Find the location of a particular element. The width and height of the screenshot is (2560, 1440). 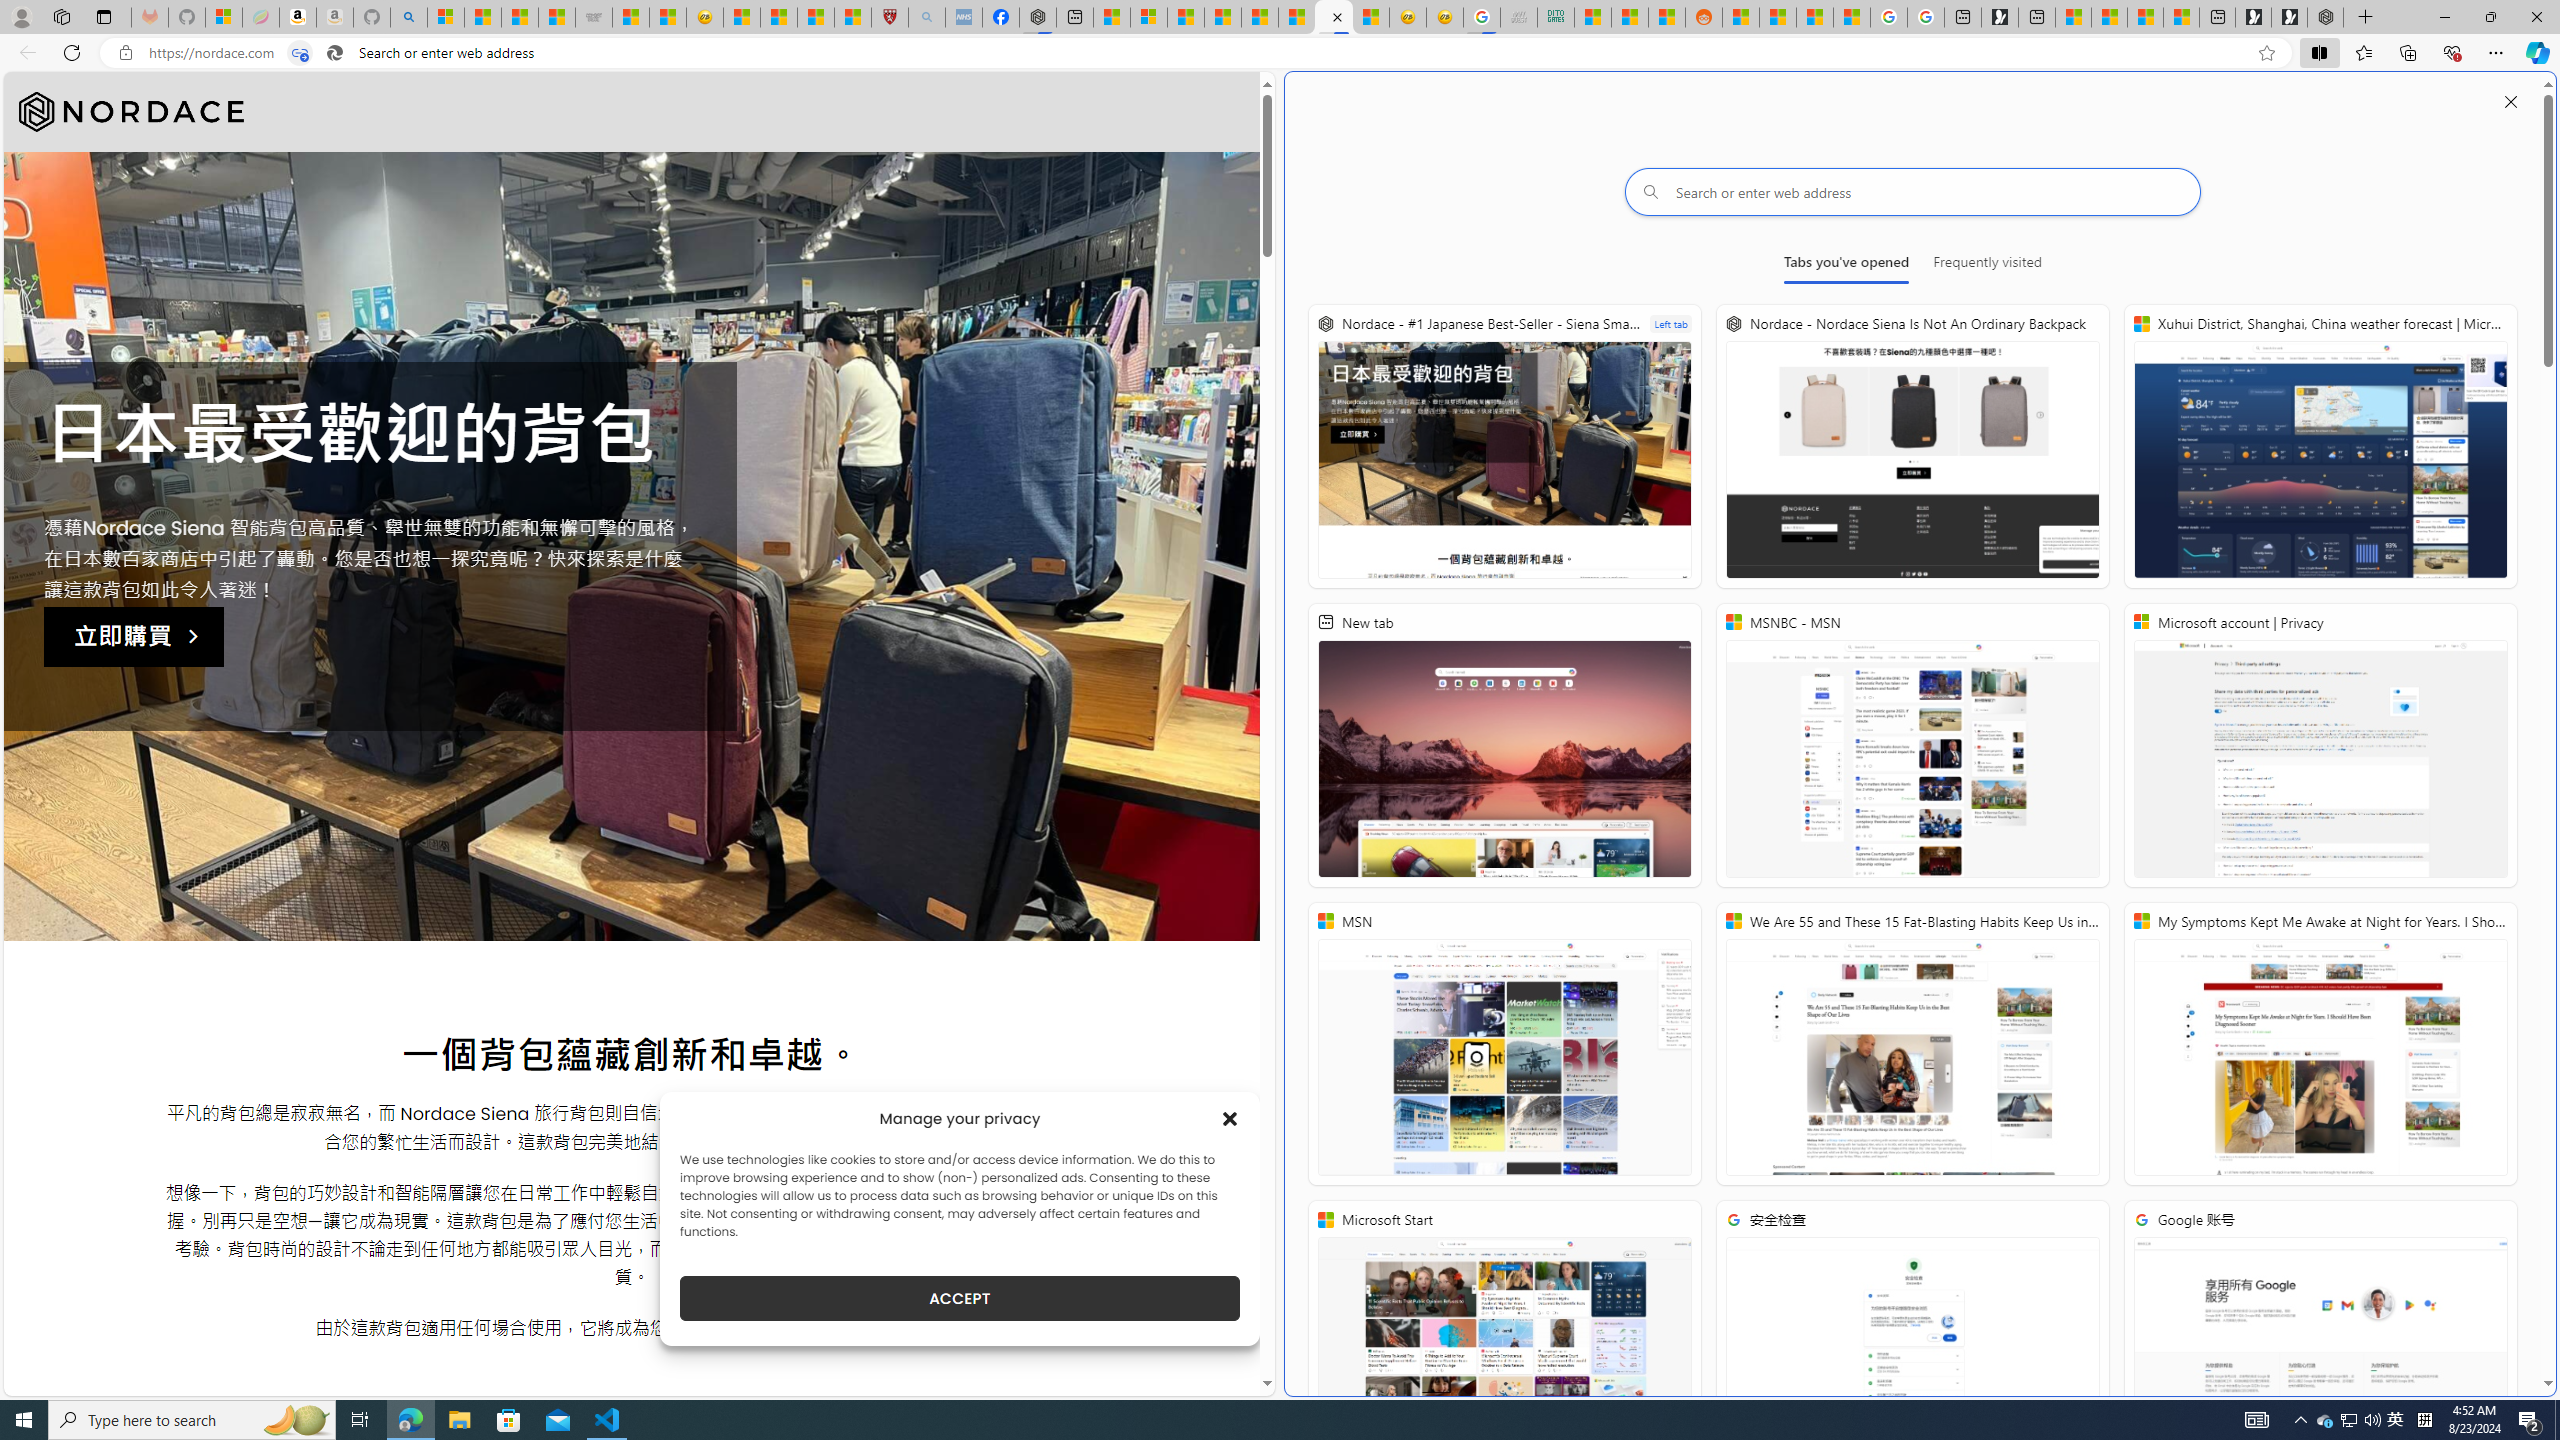

'Split screen' is located at coordinates (2319, 51).